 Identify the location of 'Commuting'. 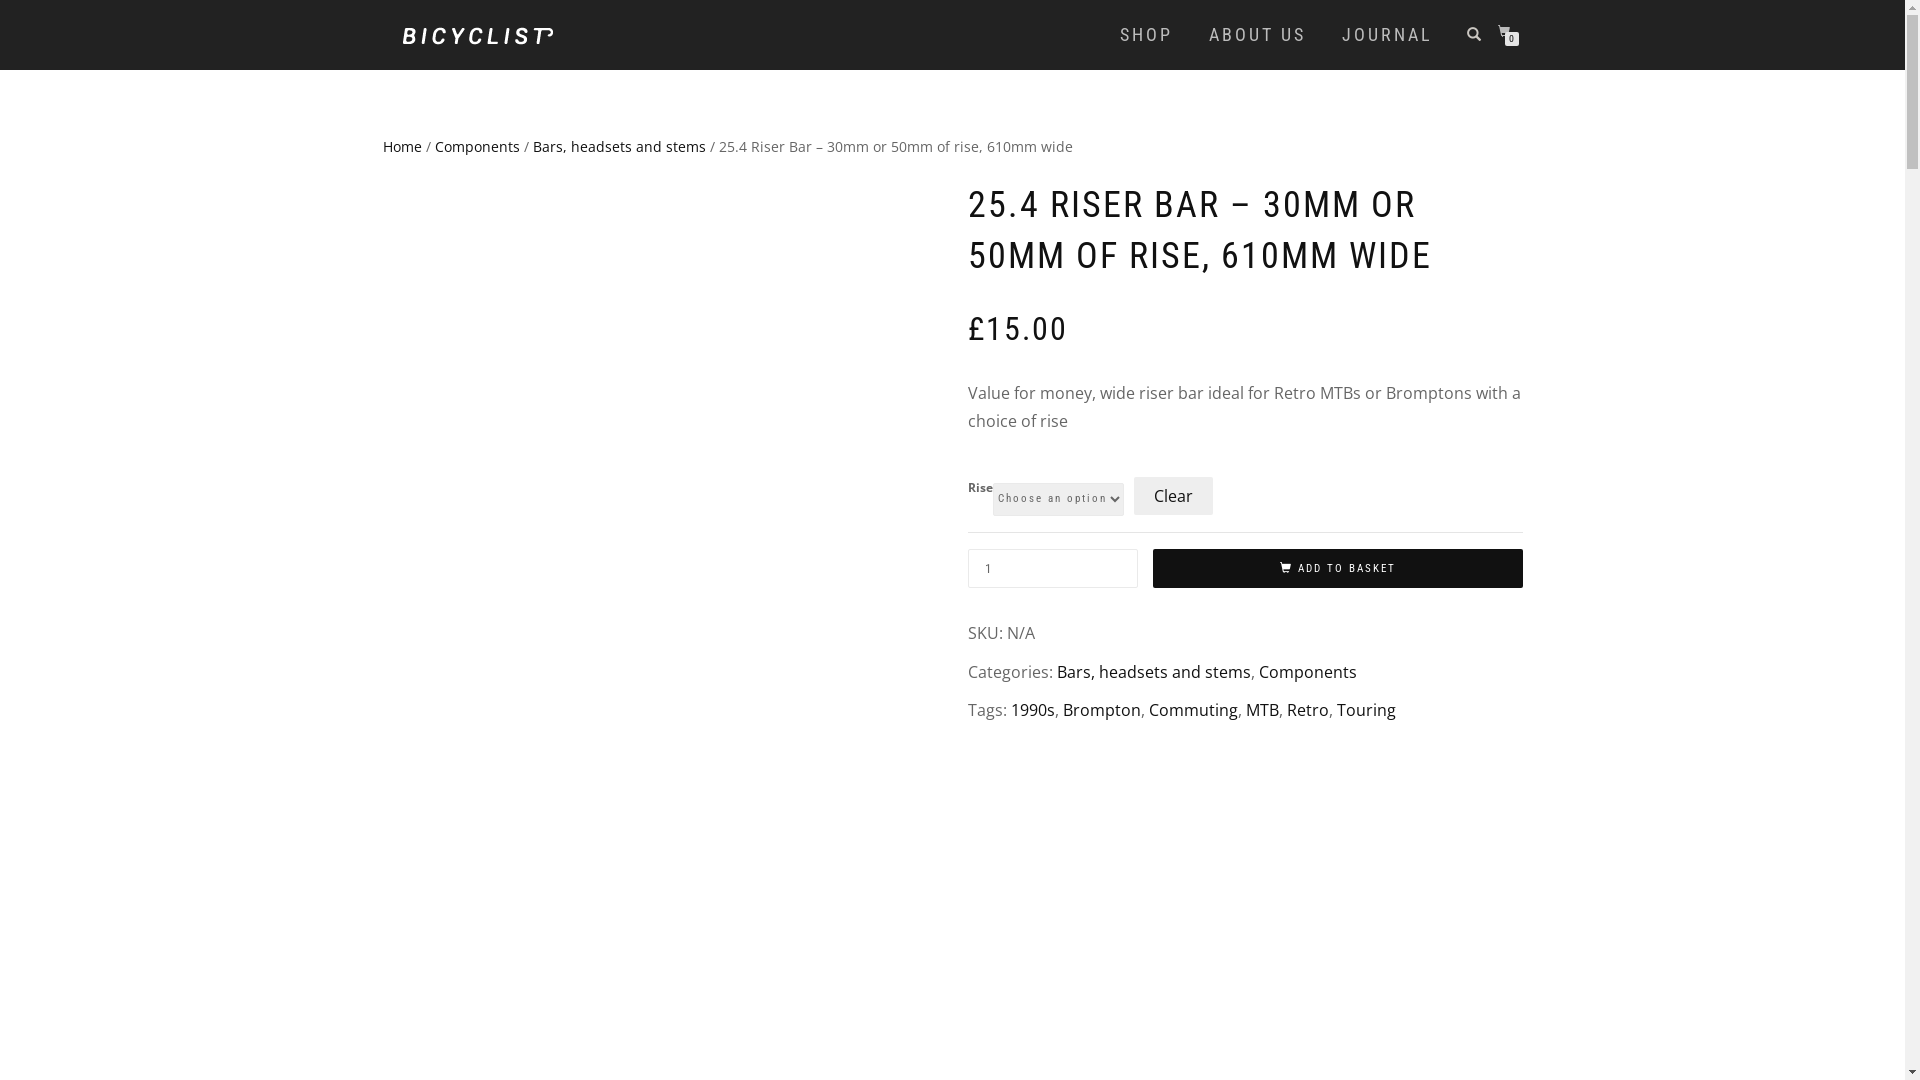
(1192, 708).